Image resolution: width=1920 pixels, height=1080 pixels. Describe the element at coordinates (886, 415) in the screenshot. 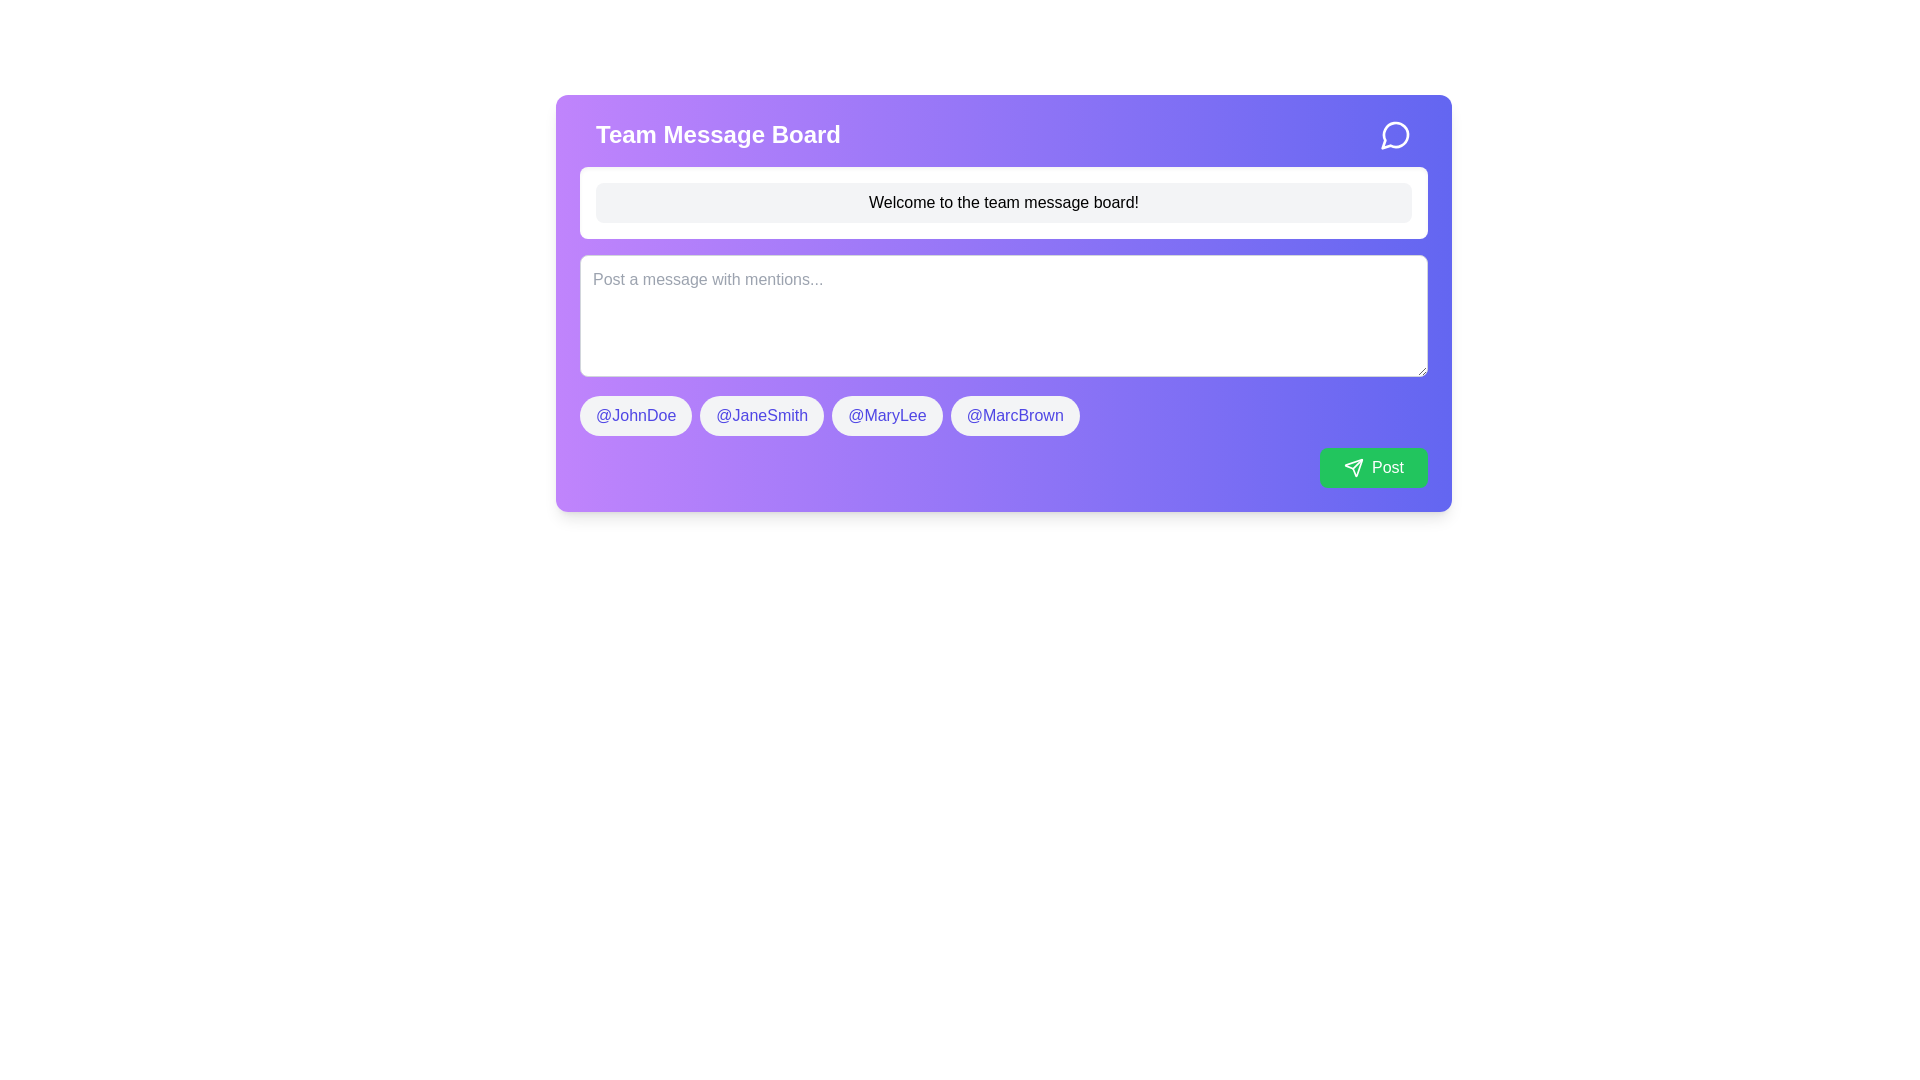

I see `the third button in a horizontal list of buttons, which serves as an interactive mention tag for the user '@MaryLee'` at that location.